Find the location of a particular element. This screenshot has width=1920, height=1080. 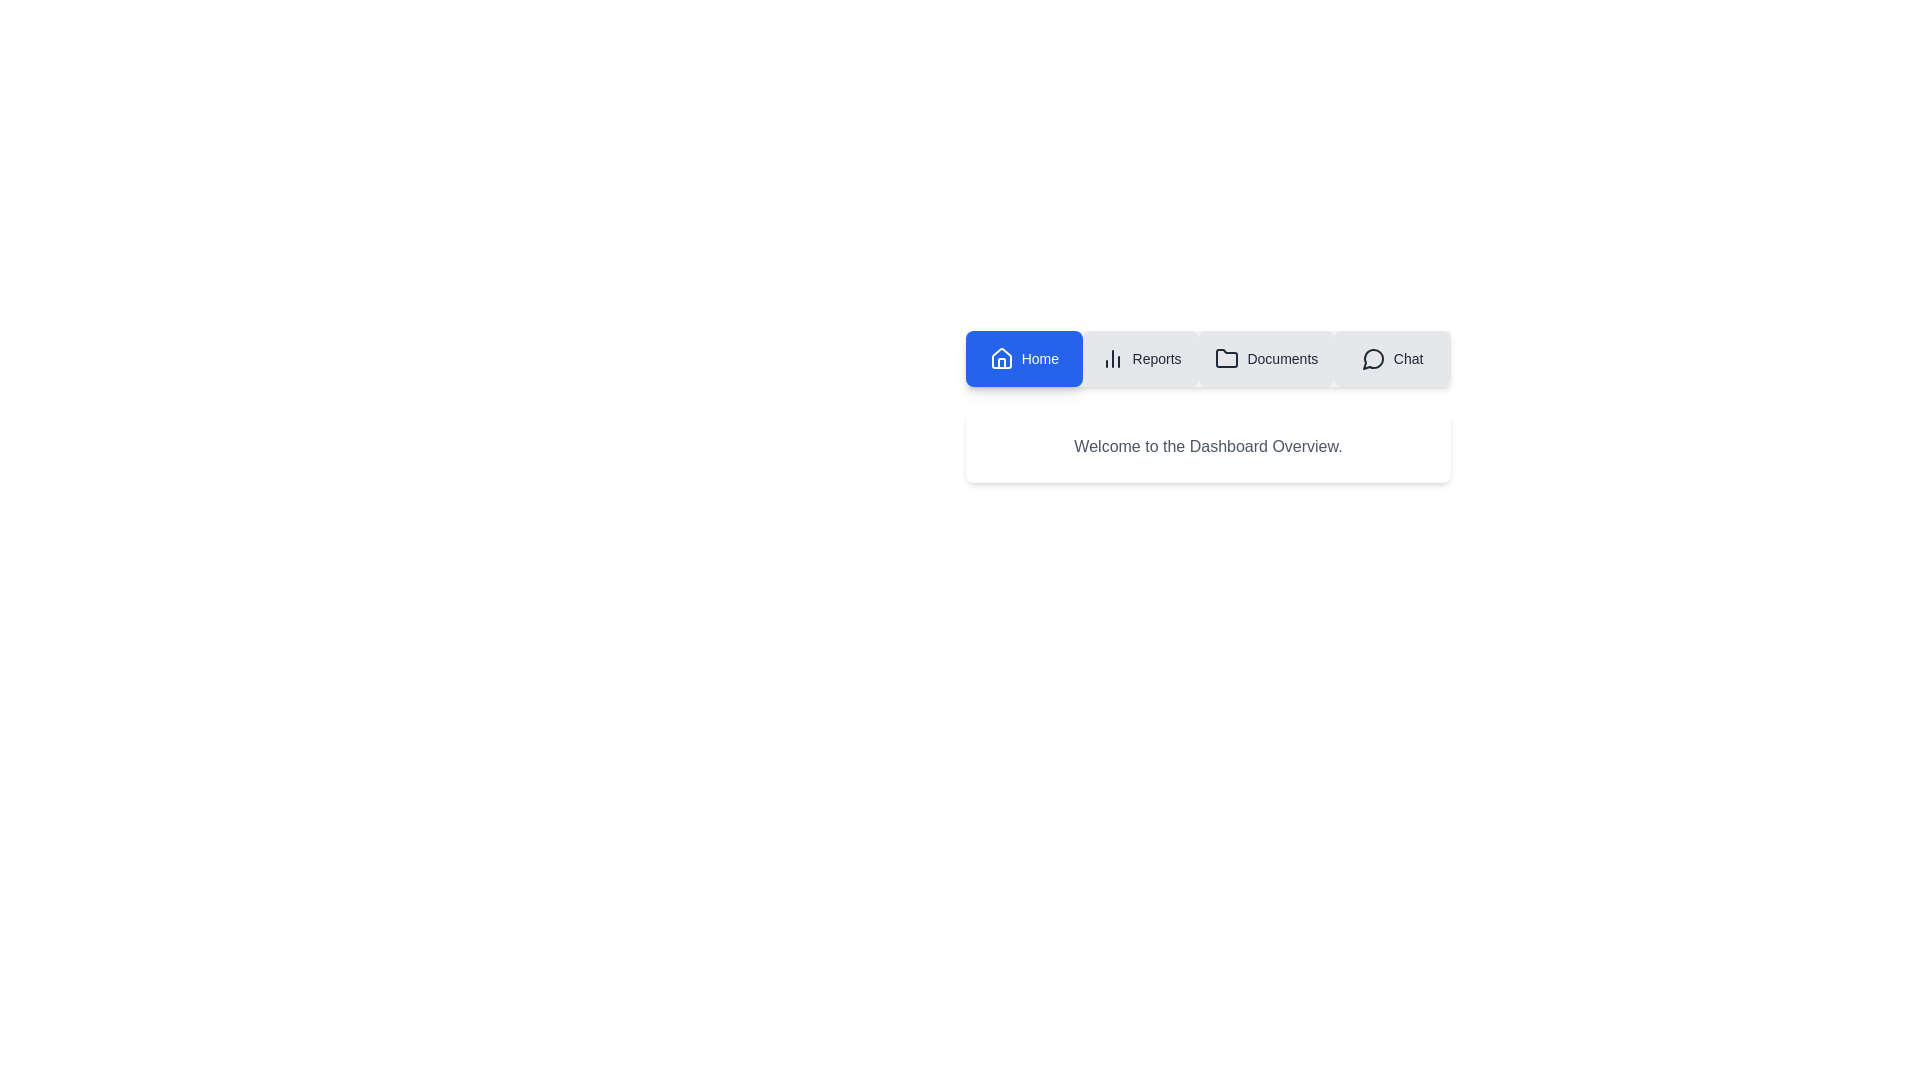

the tab labeled Chat to observe its visual feedback is located at coordinates (1391, 357).